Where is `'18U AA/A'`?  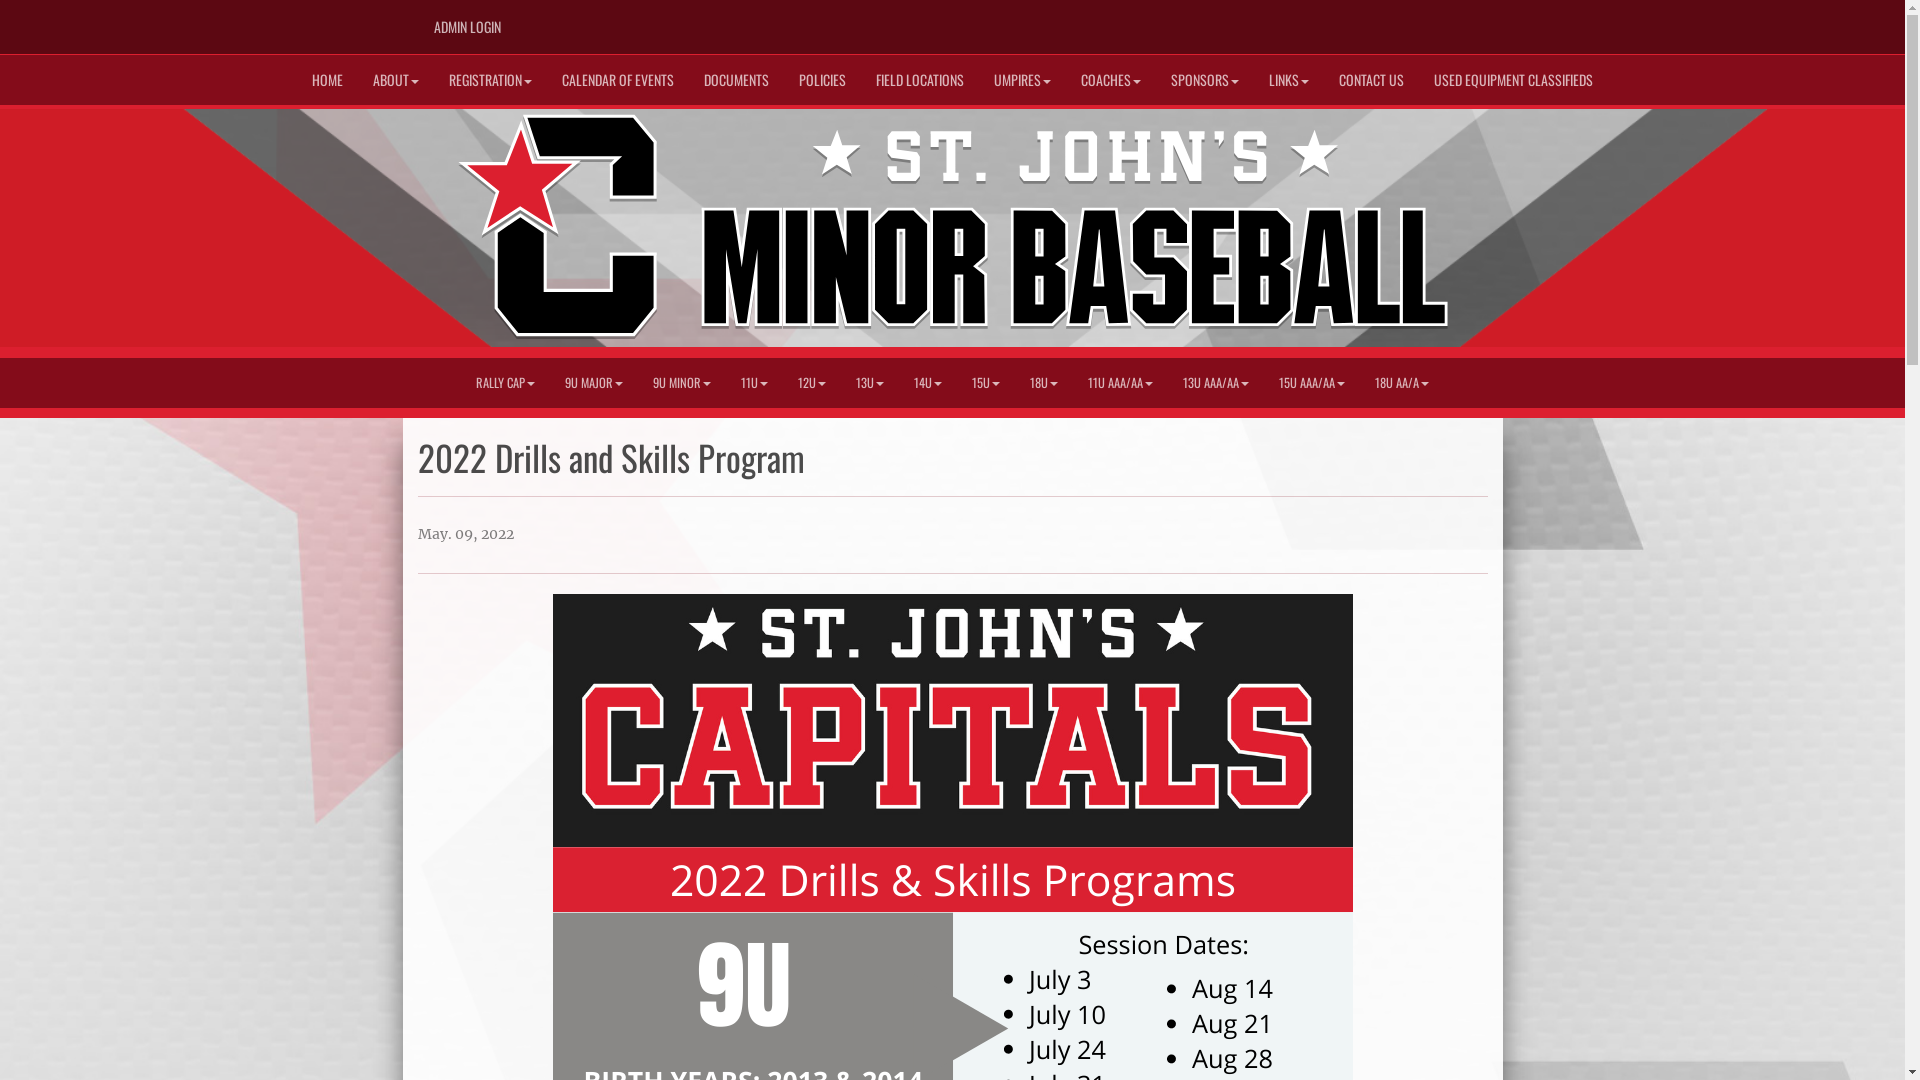 '18U AA/A' is located at coordinates (1400, 382).